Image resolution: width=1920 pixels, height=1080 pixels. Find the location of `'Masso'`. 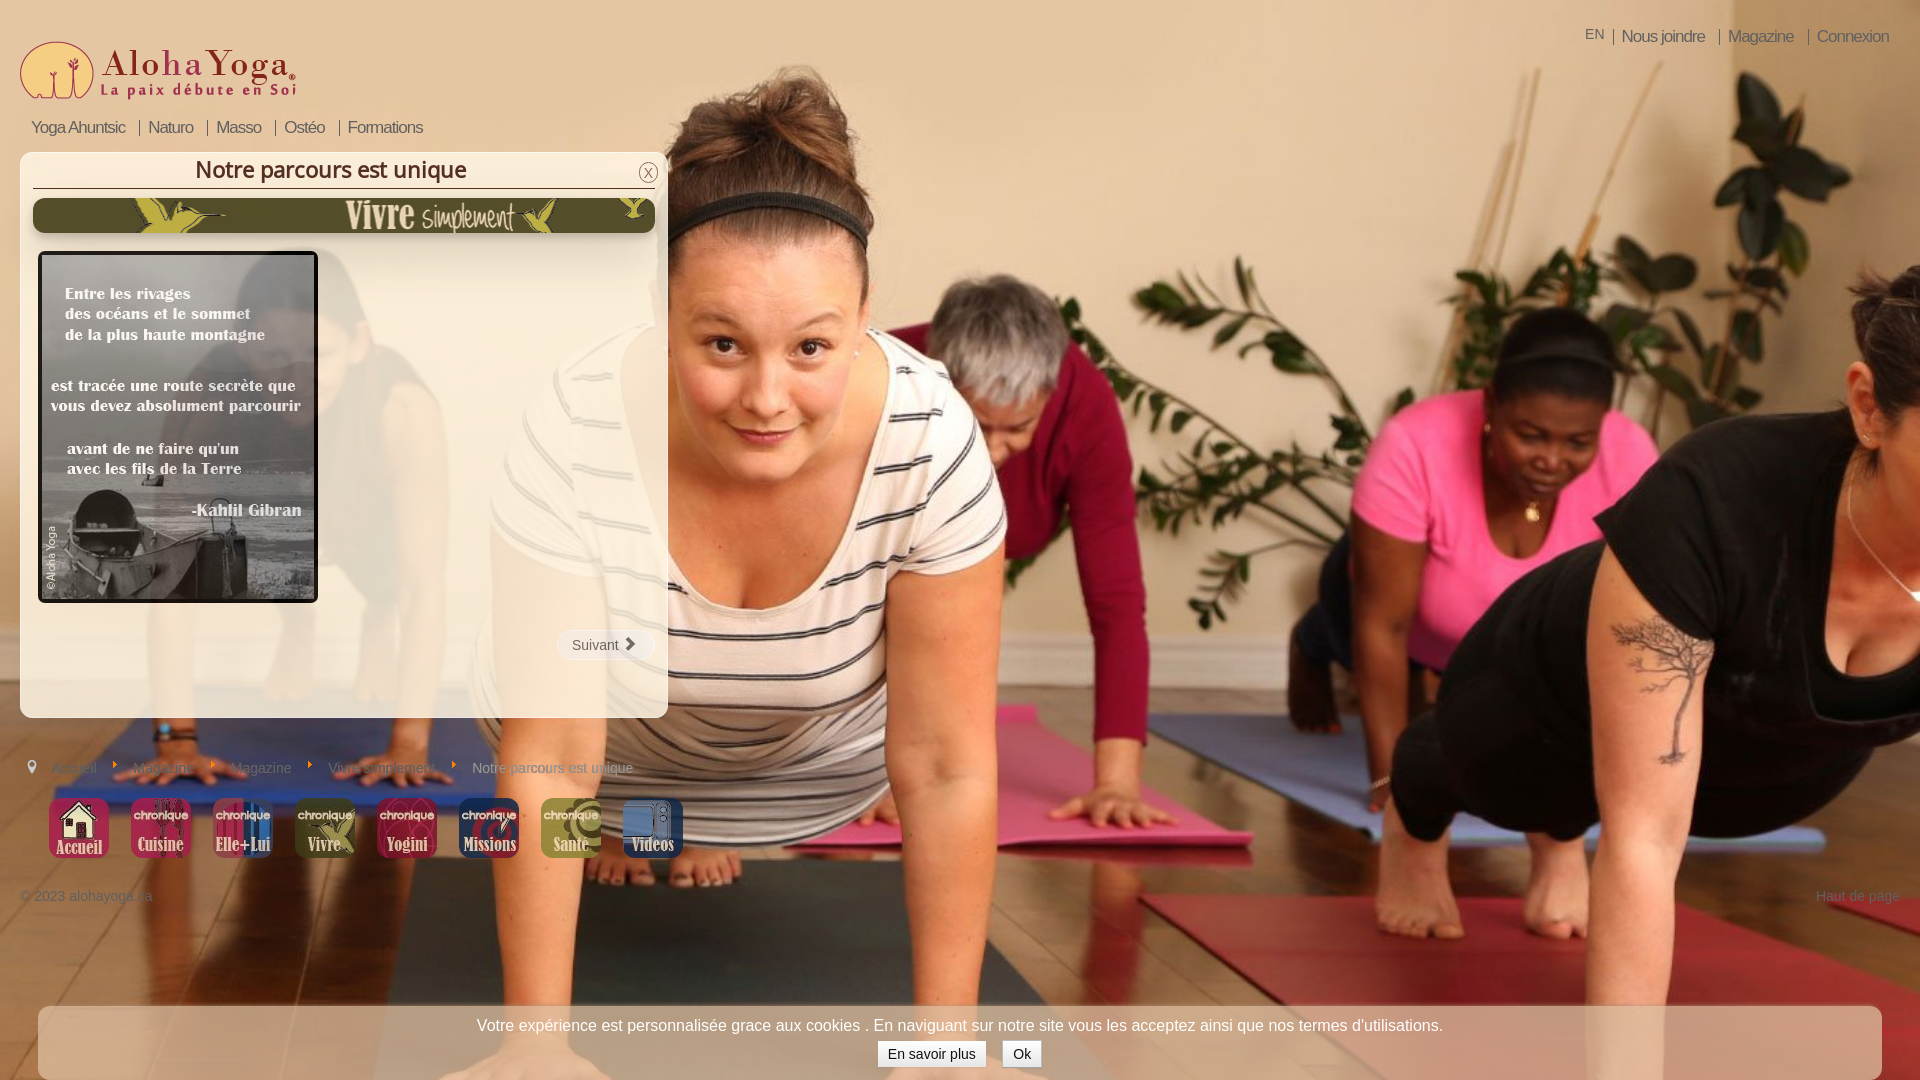

'Masso' is located at coordinates (238, 127).